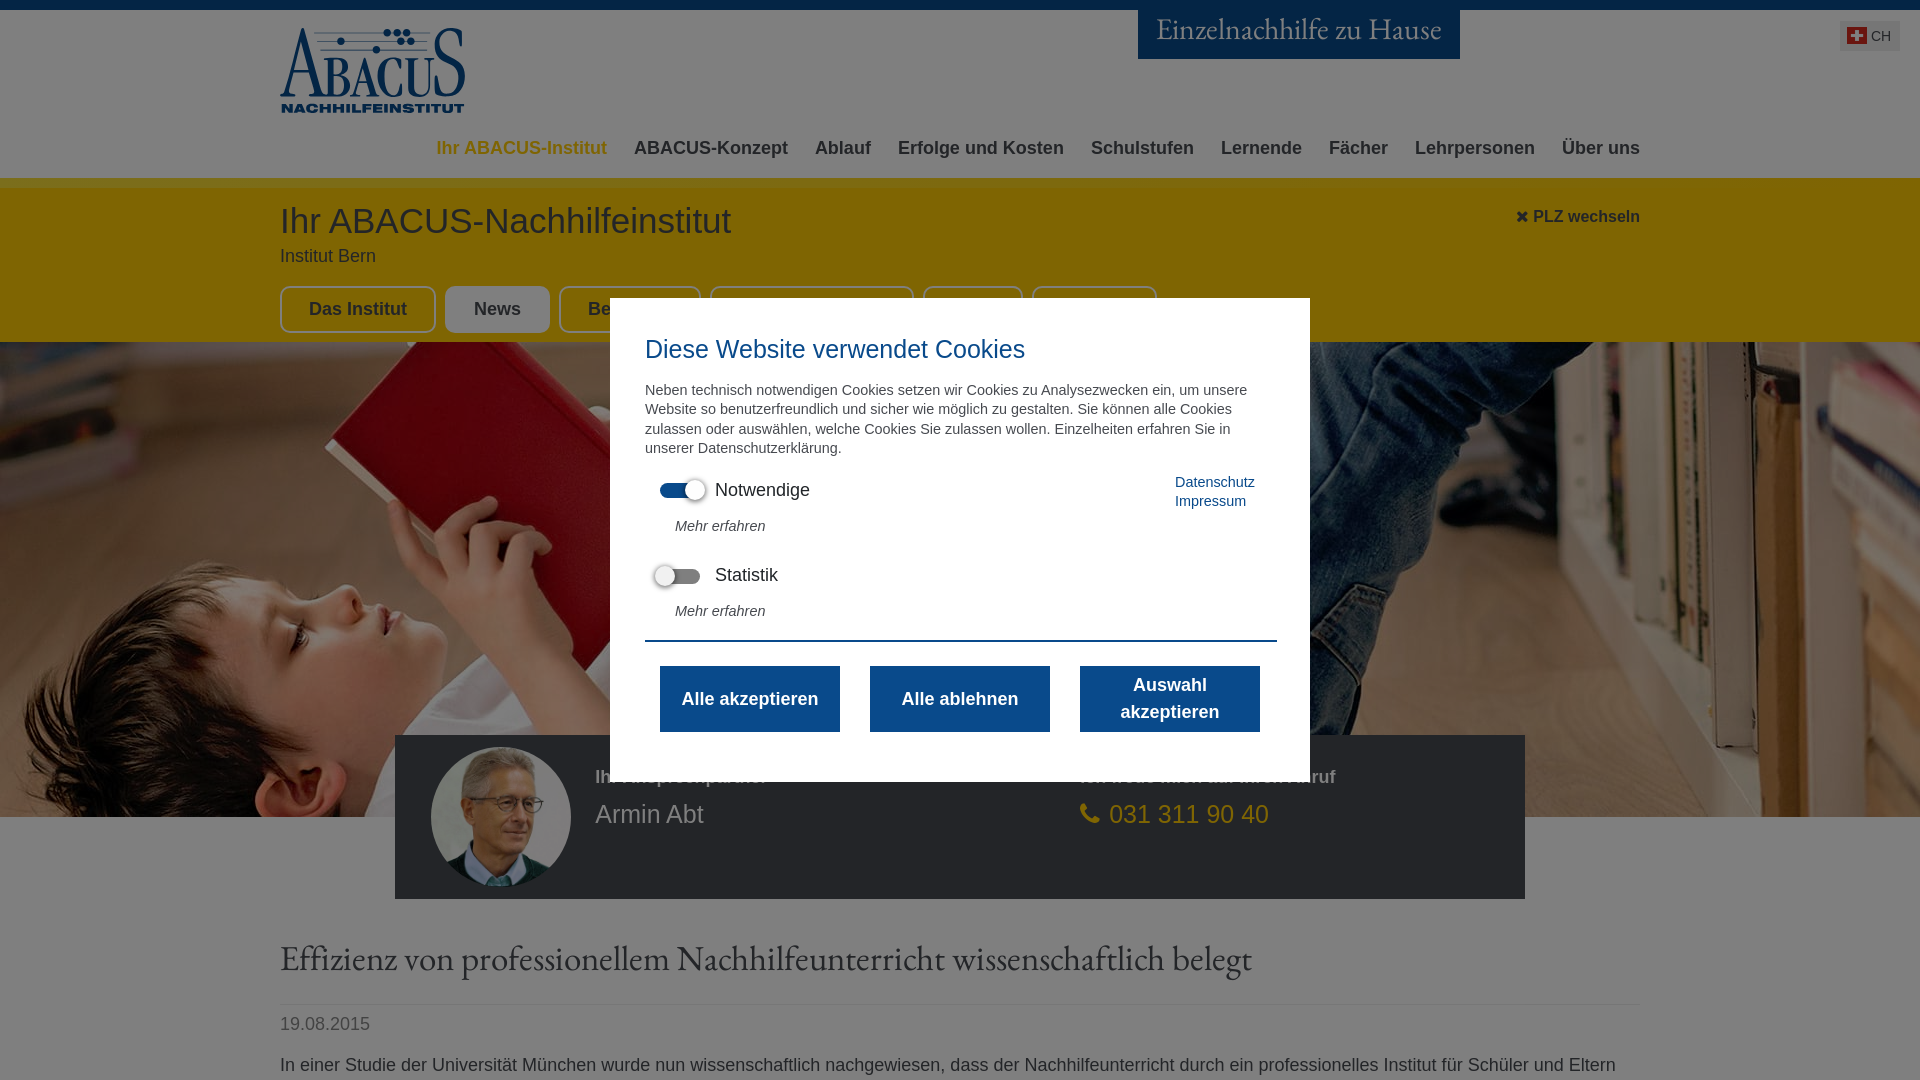  Describe the element at coordinates (973, 308) in the screenshot. I see `'Jobs'` at that location.